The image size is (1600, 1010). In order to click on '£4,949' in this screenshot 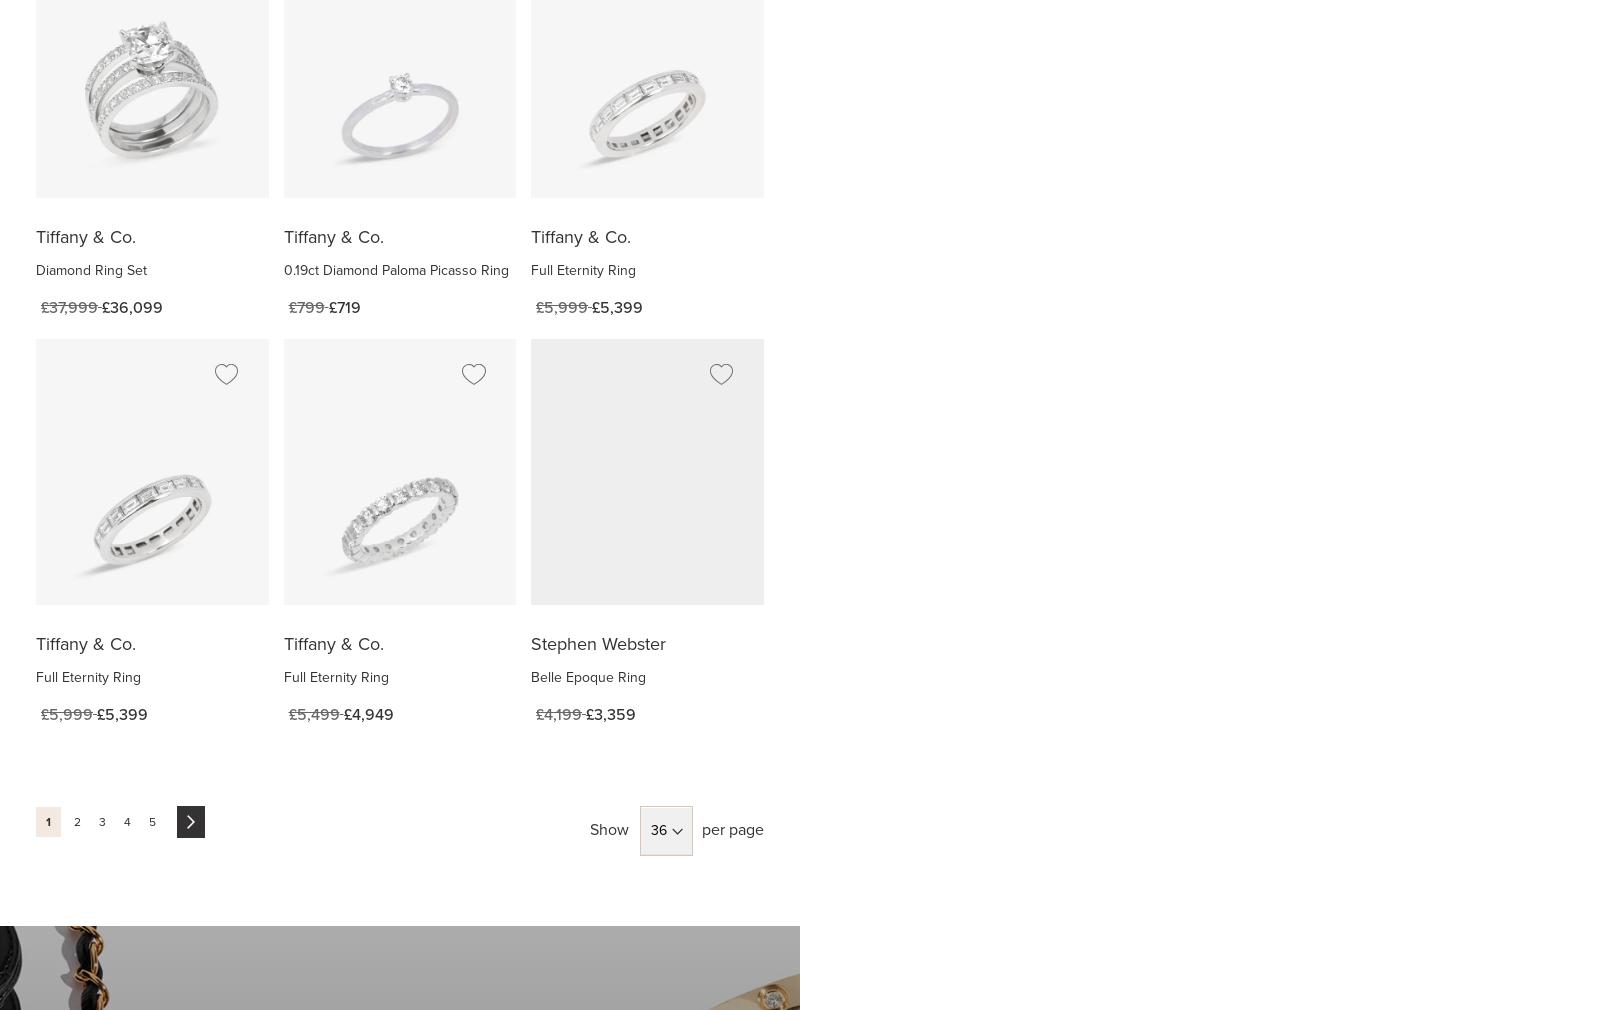, I will do `click(368, 713)`.